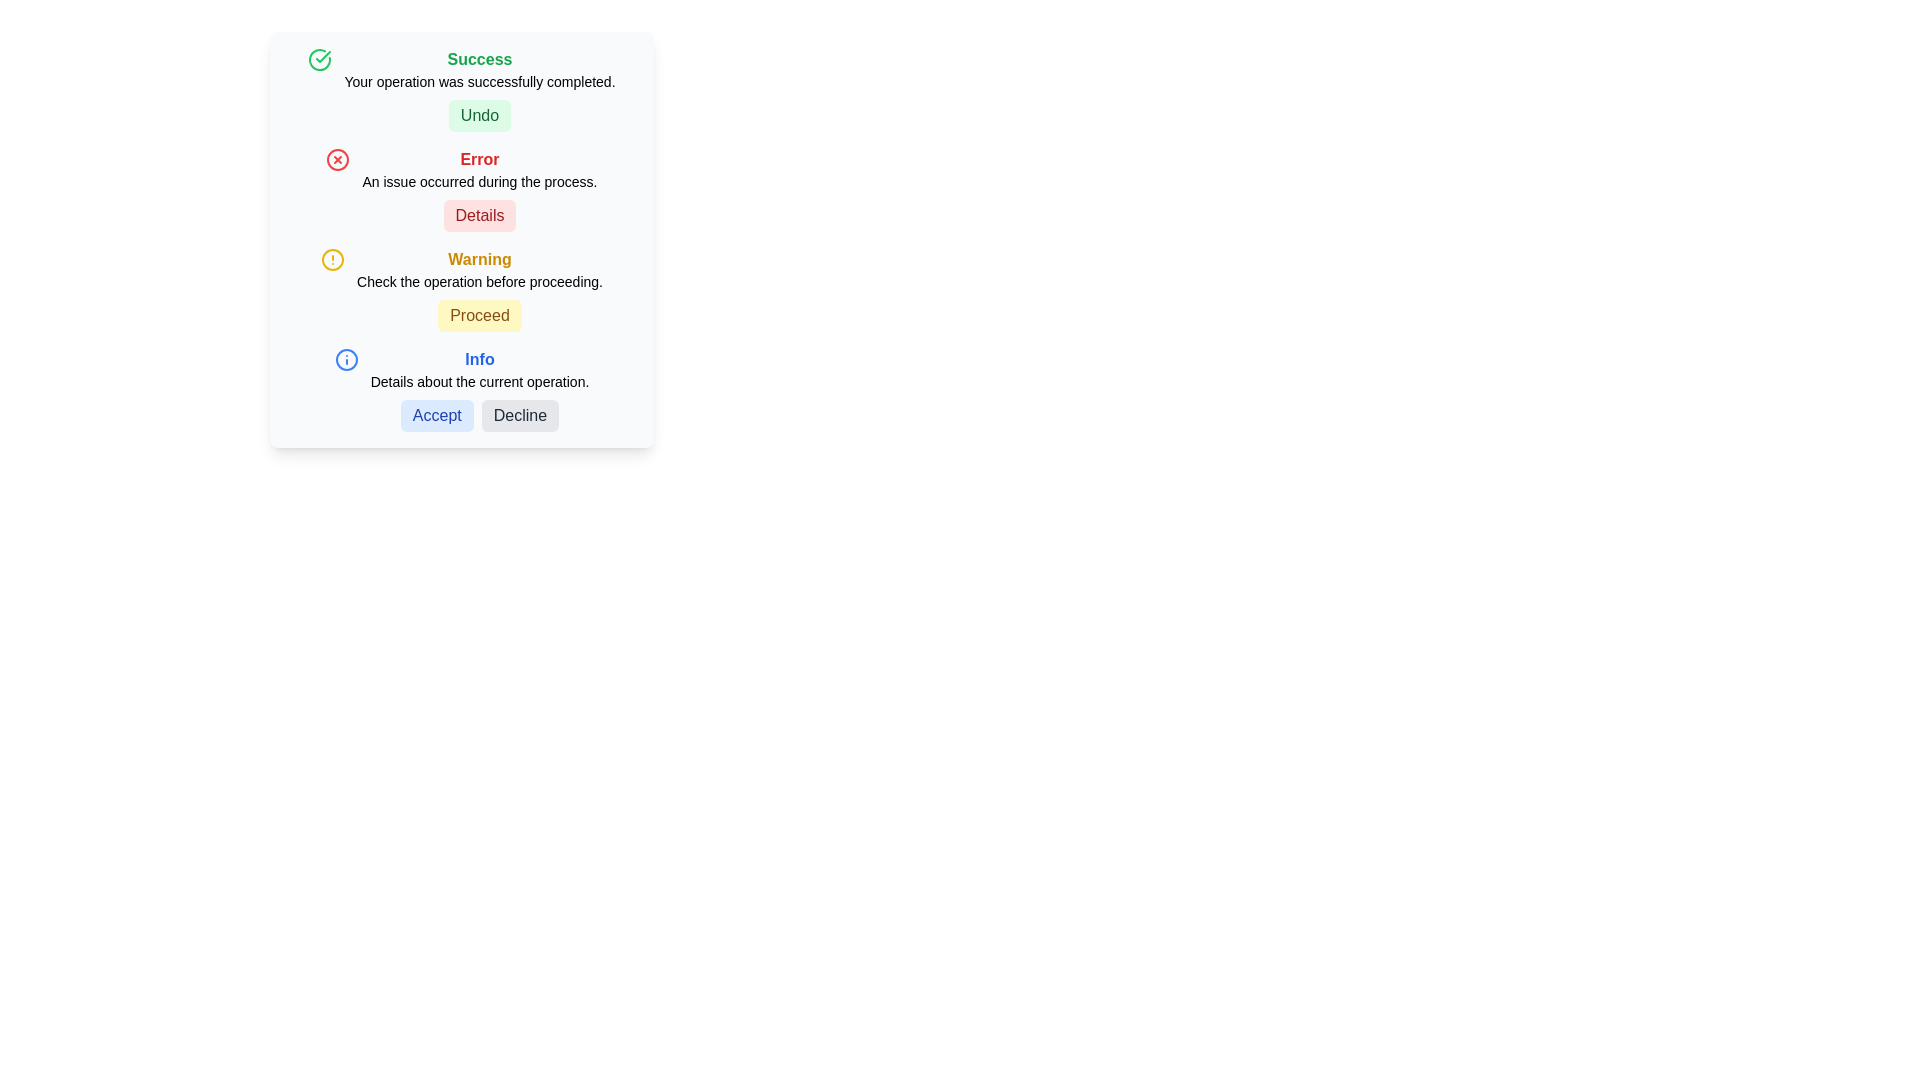 This screenshot has height=1080, width=1920. I want to click on the button located in the bottom warning section of the interface, so click(480, 315).